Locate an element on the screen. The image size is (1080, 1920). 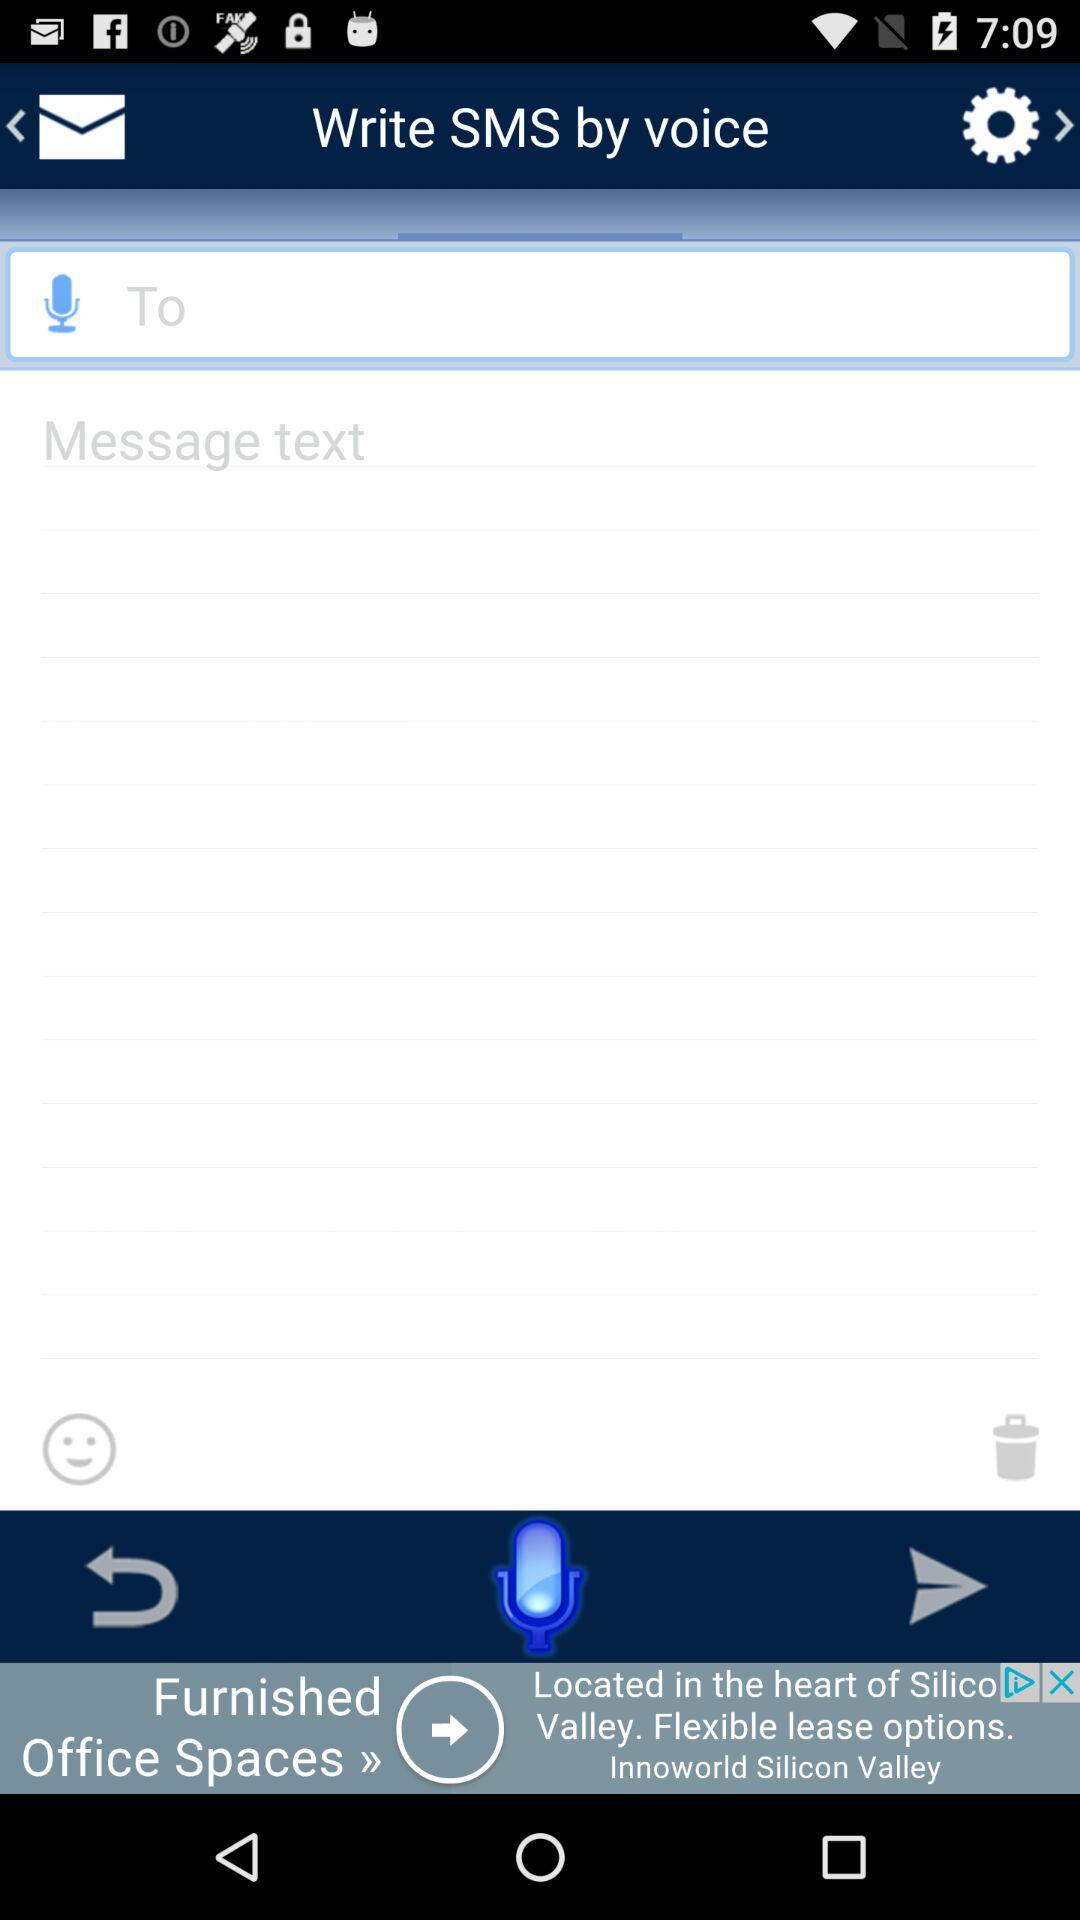
to view add is located at coordinates (540, 1727).